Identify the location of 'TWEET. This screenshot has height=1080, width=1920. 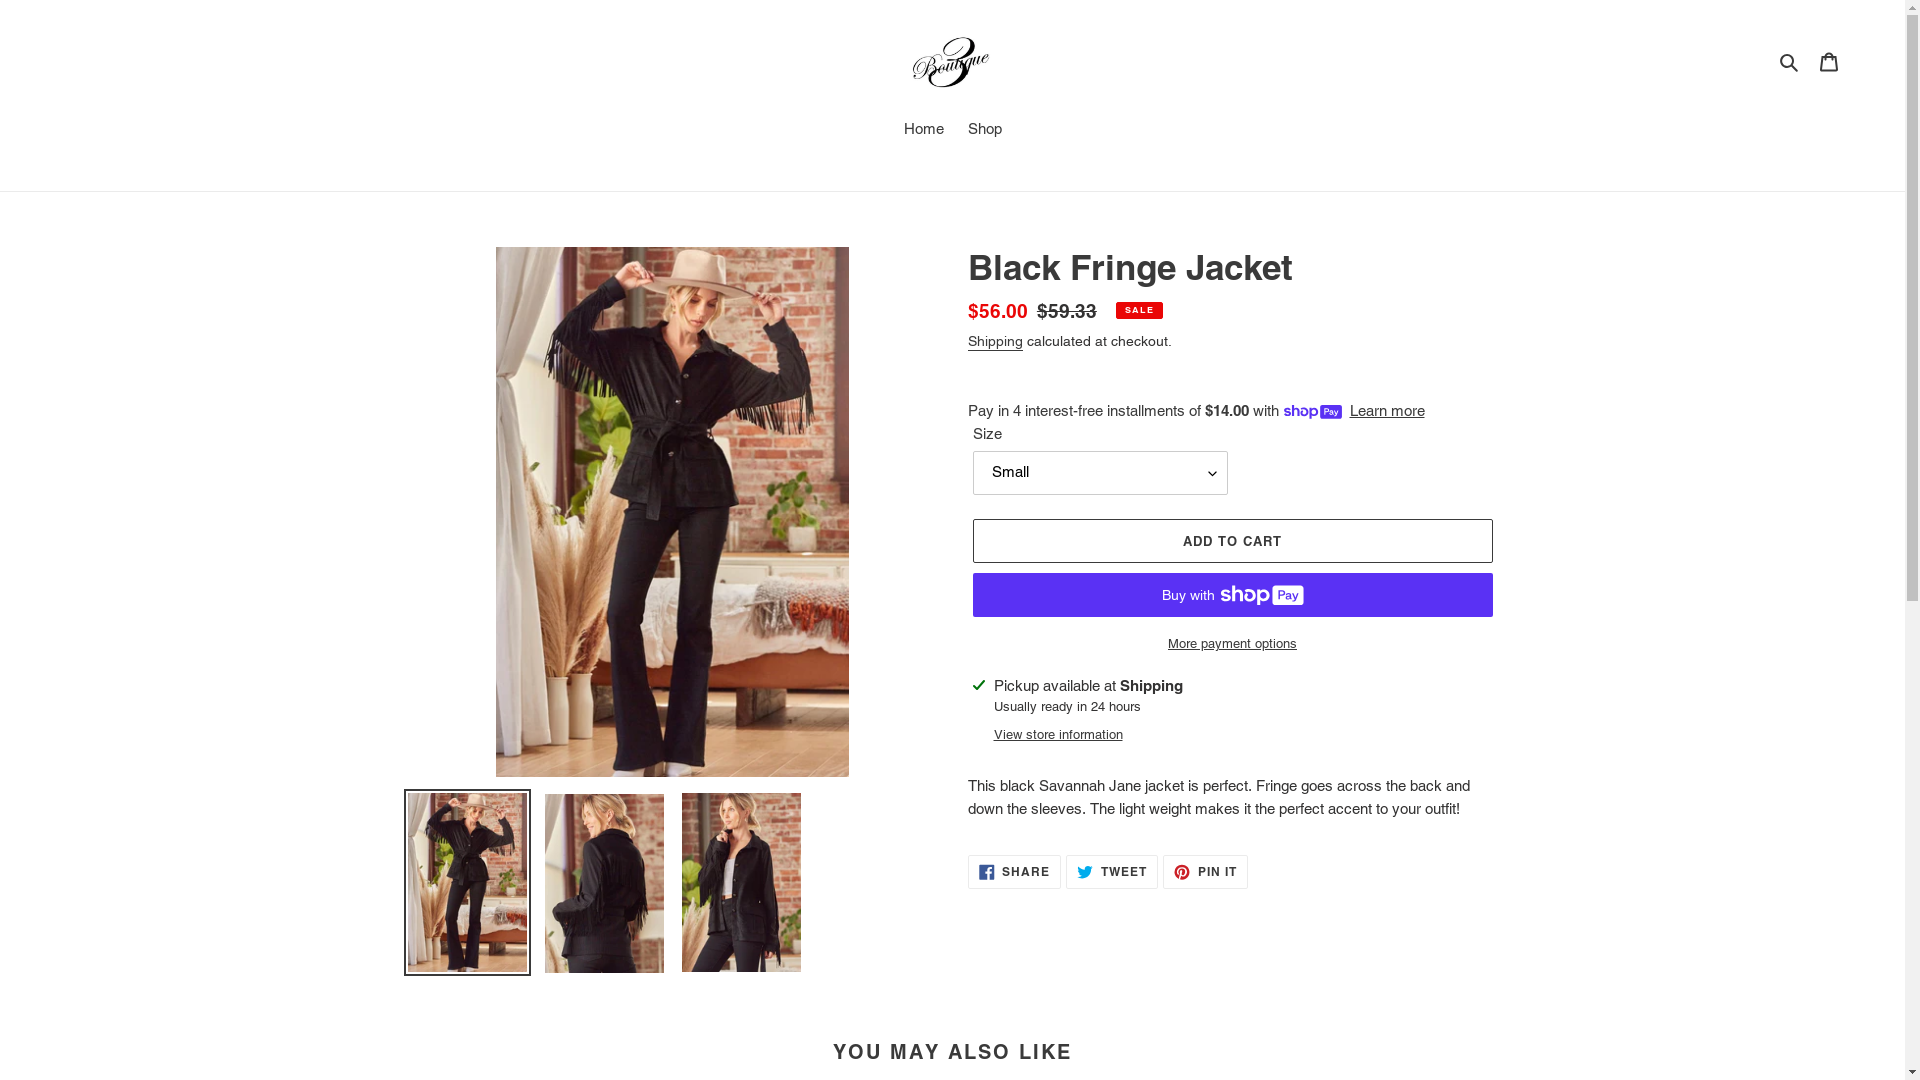
(1064, 870).